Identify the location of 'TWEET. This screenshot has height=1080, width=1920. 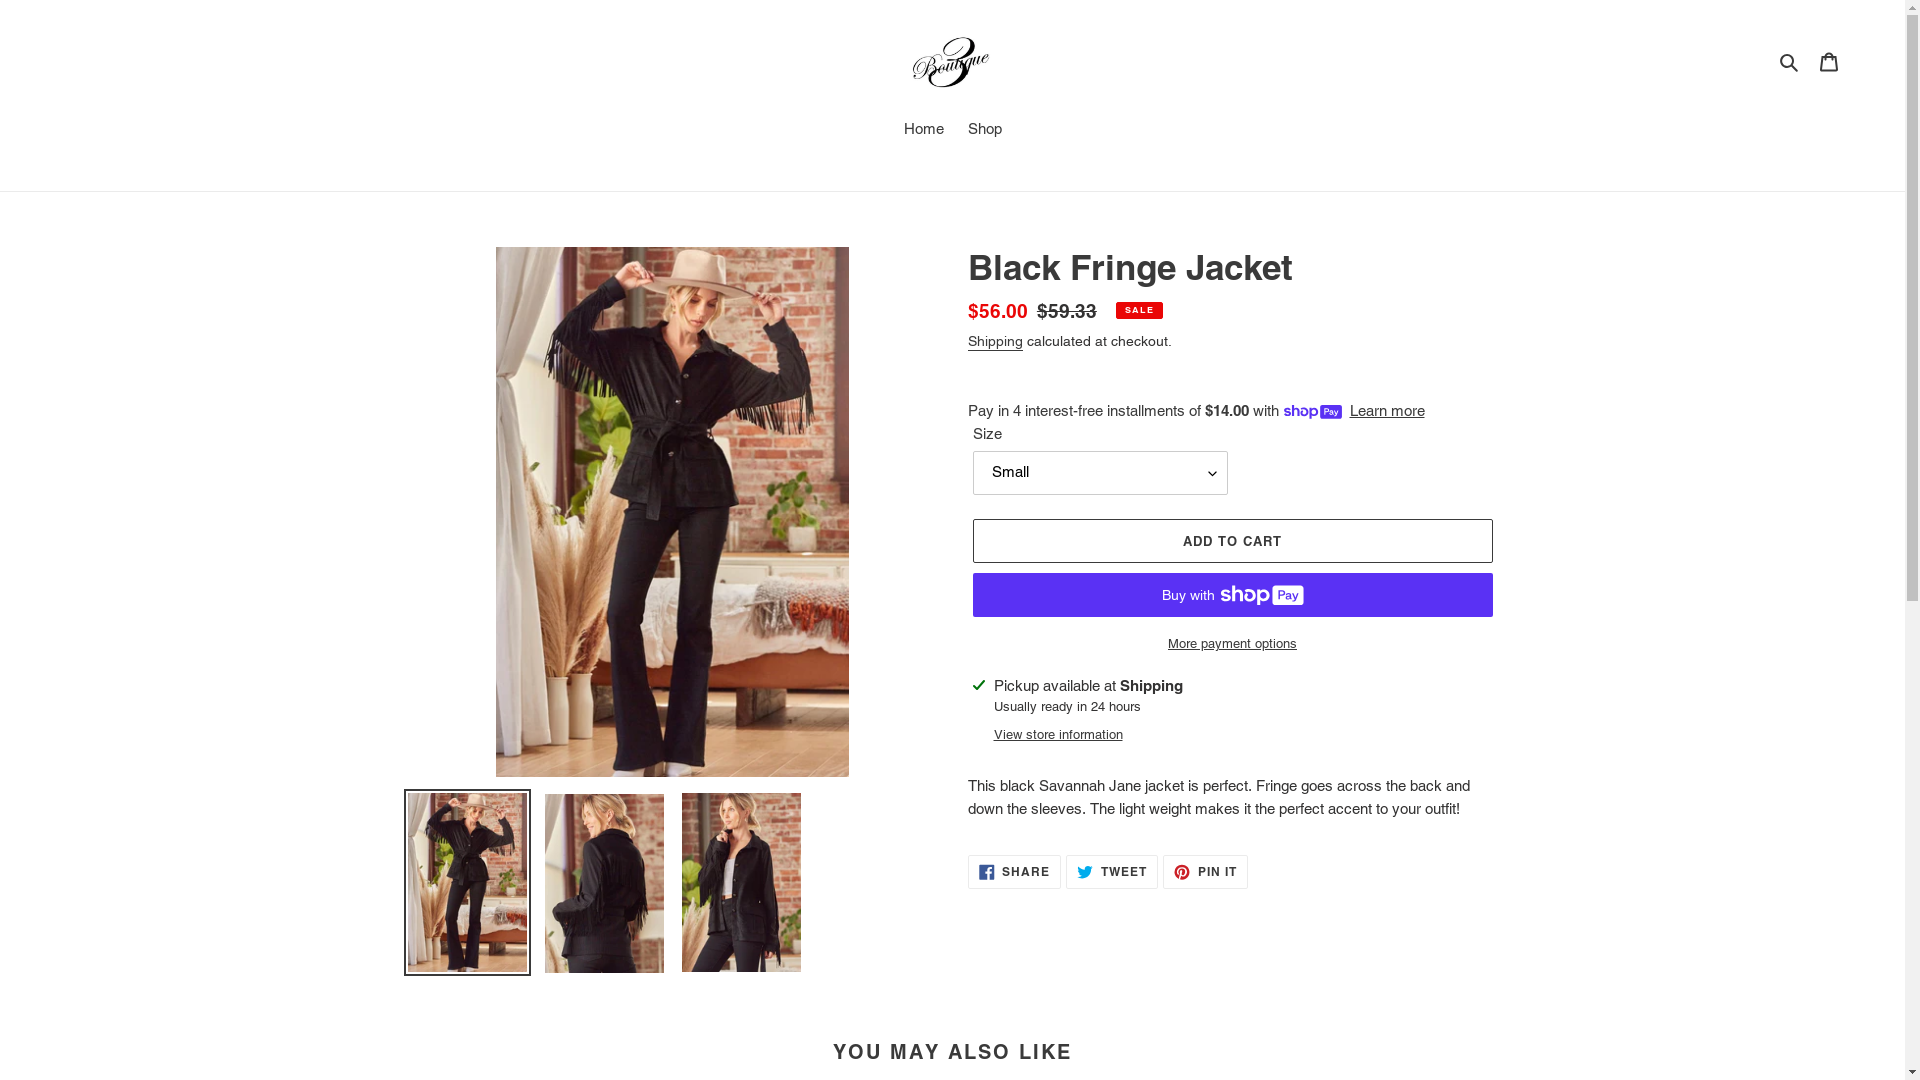
(1064, 870).